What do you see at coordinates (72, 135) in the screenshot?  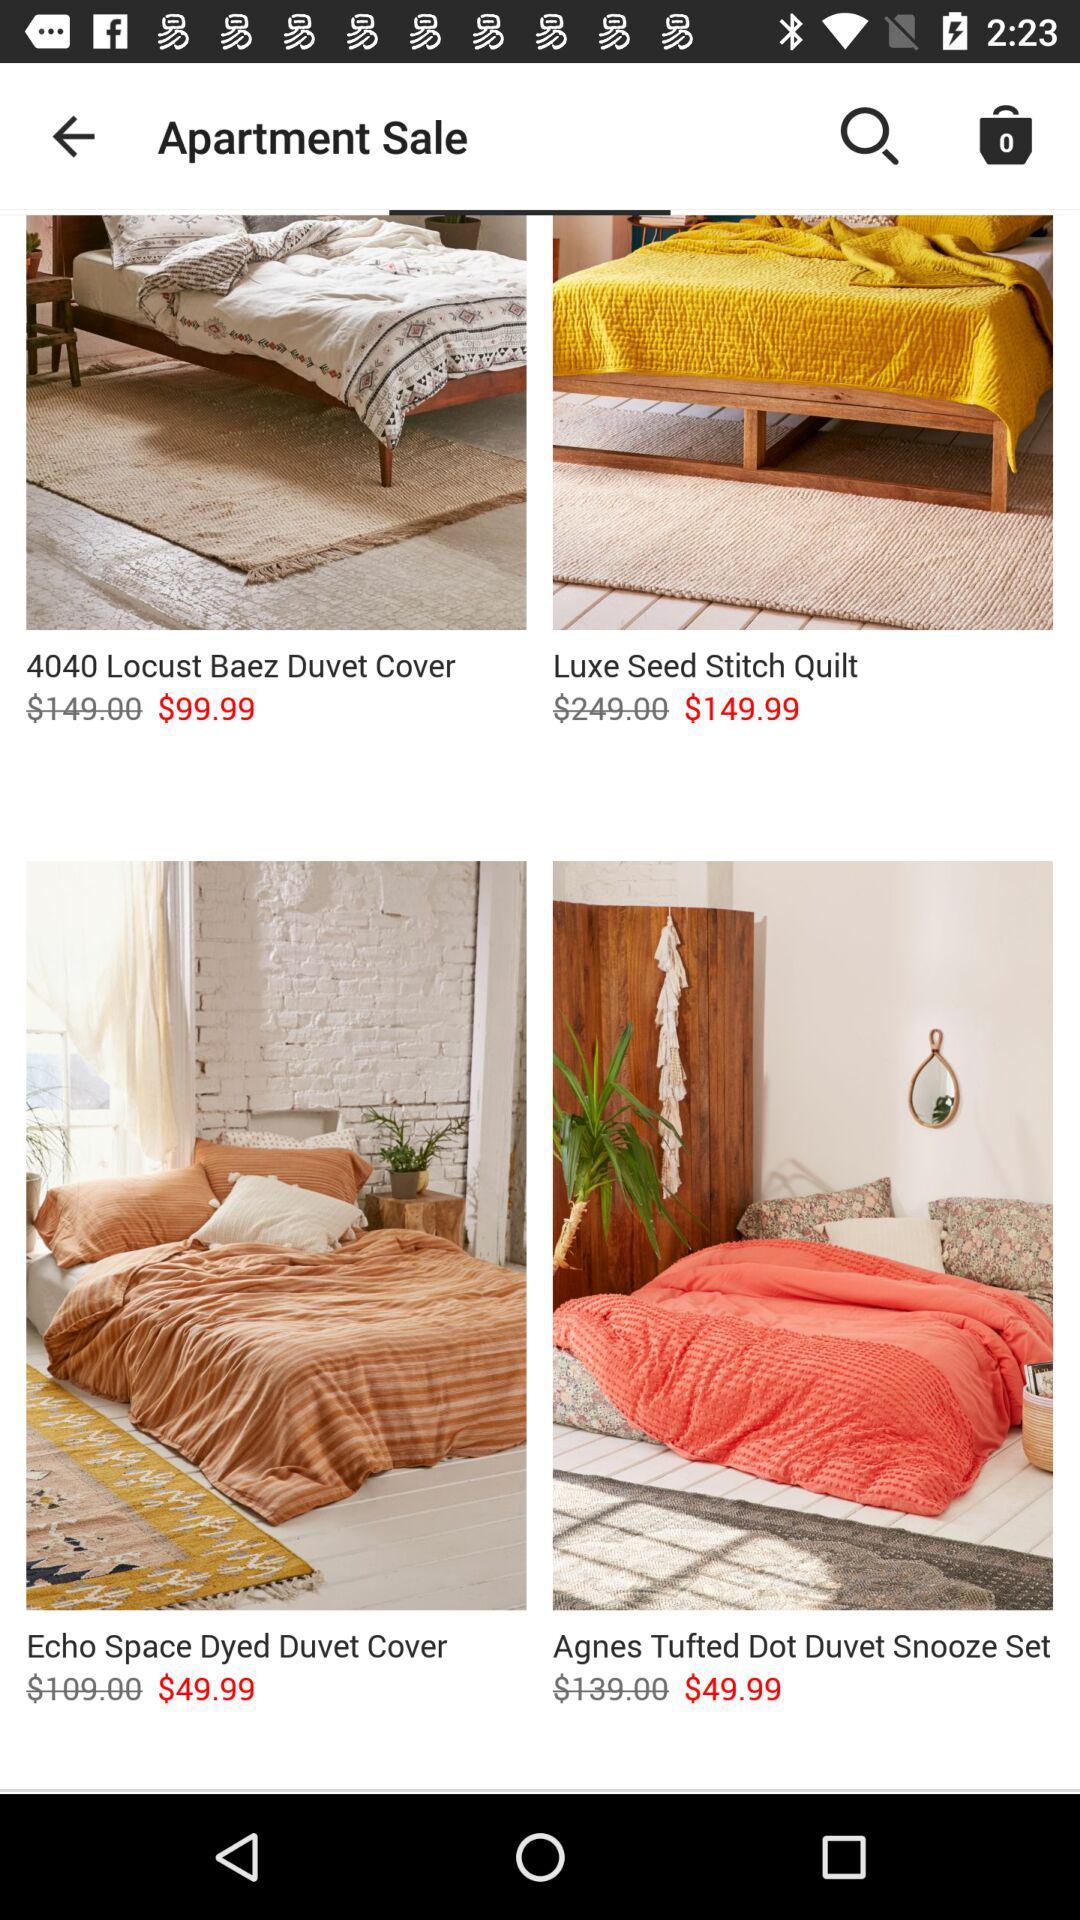 I see `the app to the left of the apartment sale app` at bounding box center [72, 135].